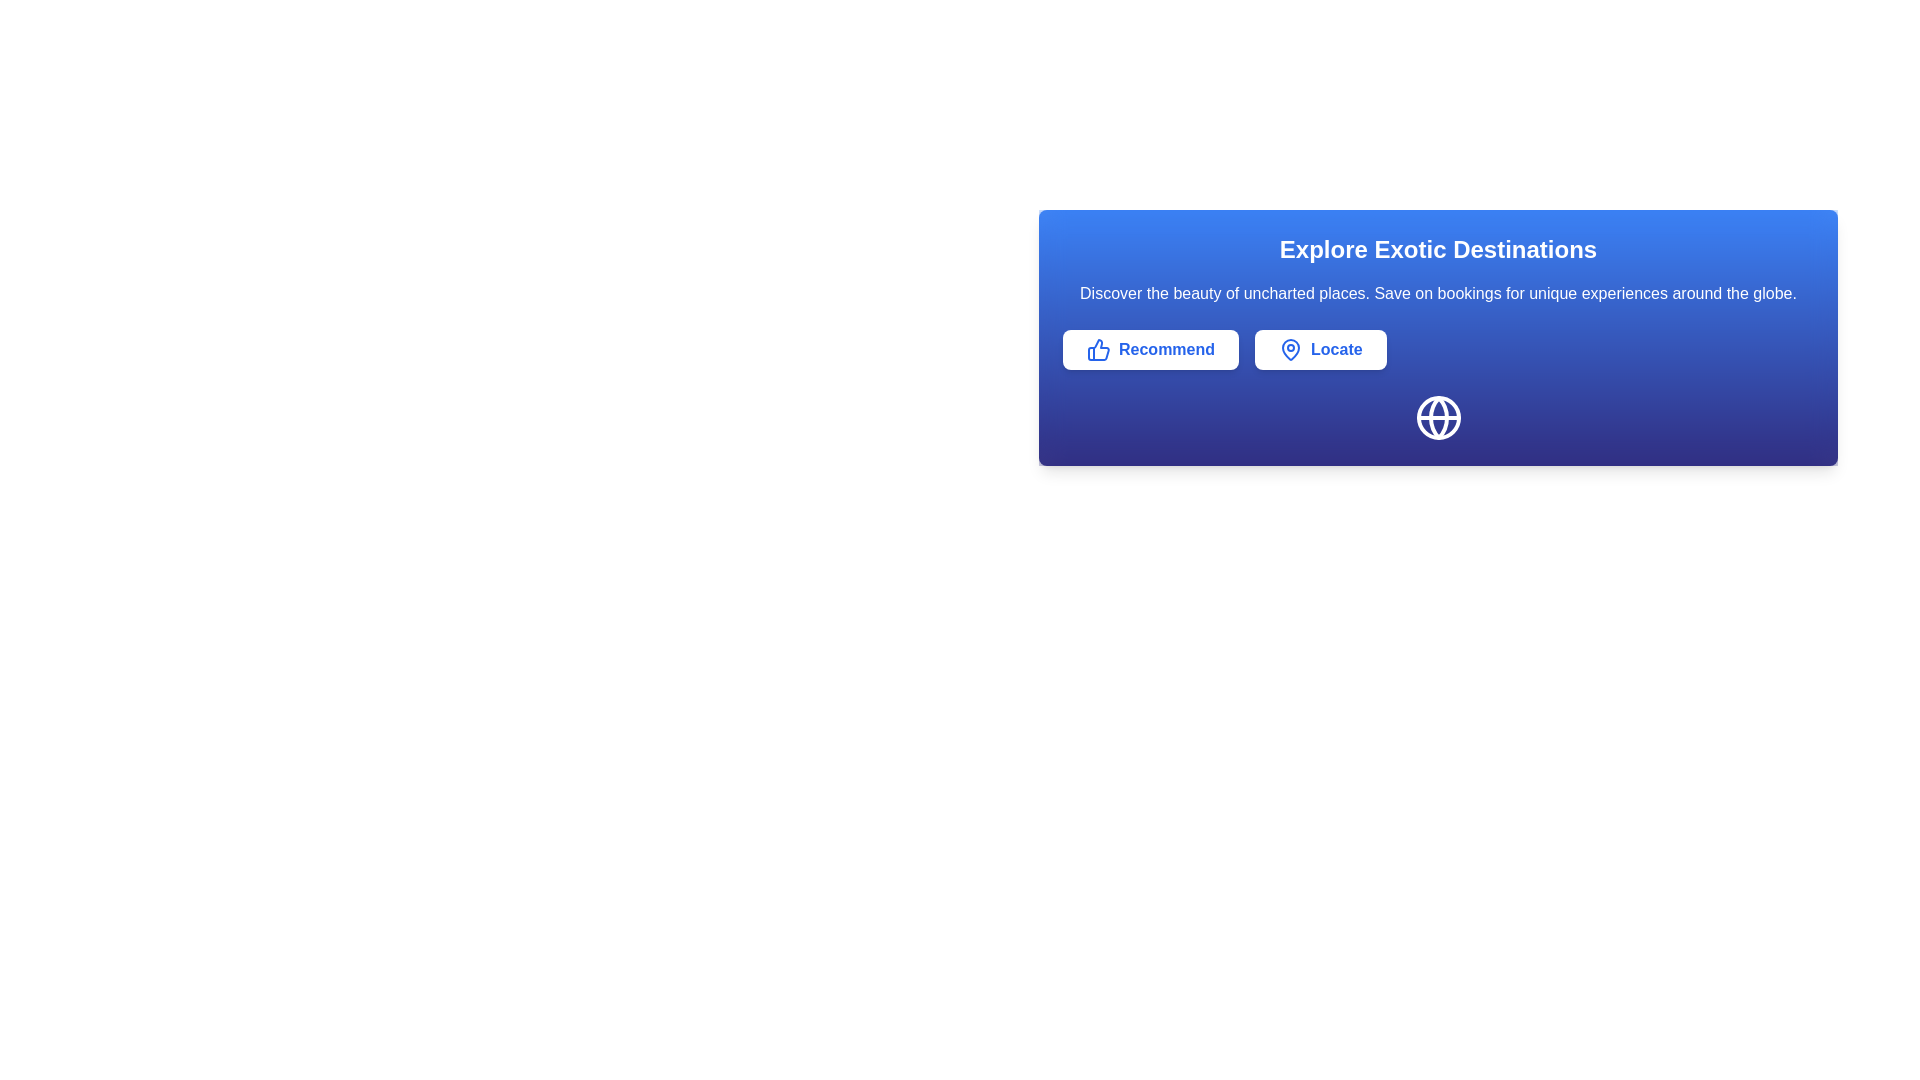 This screenshot has width=1920, height=1080. Describe the element at coordinates (1097, 349) in the screenshot. I see `the 'Recommend' button located at the bottom left corner of the 'Explore Exotic Destinations' card, which contains the SVG icon indicating a 'like' or 'recommendation' action` at that location.